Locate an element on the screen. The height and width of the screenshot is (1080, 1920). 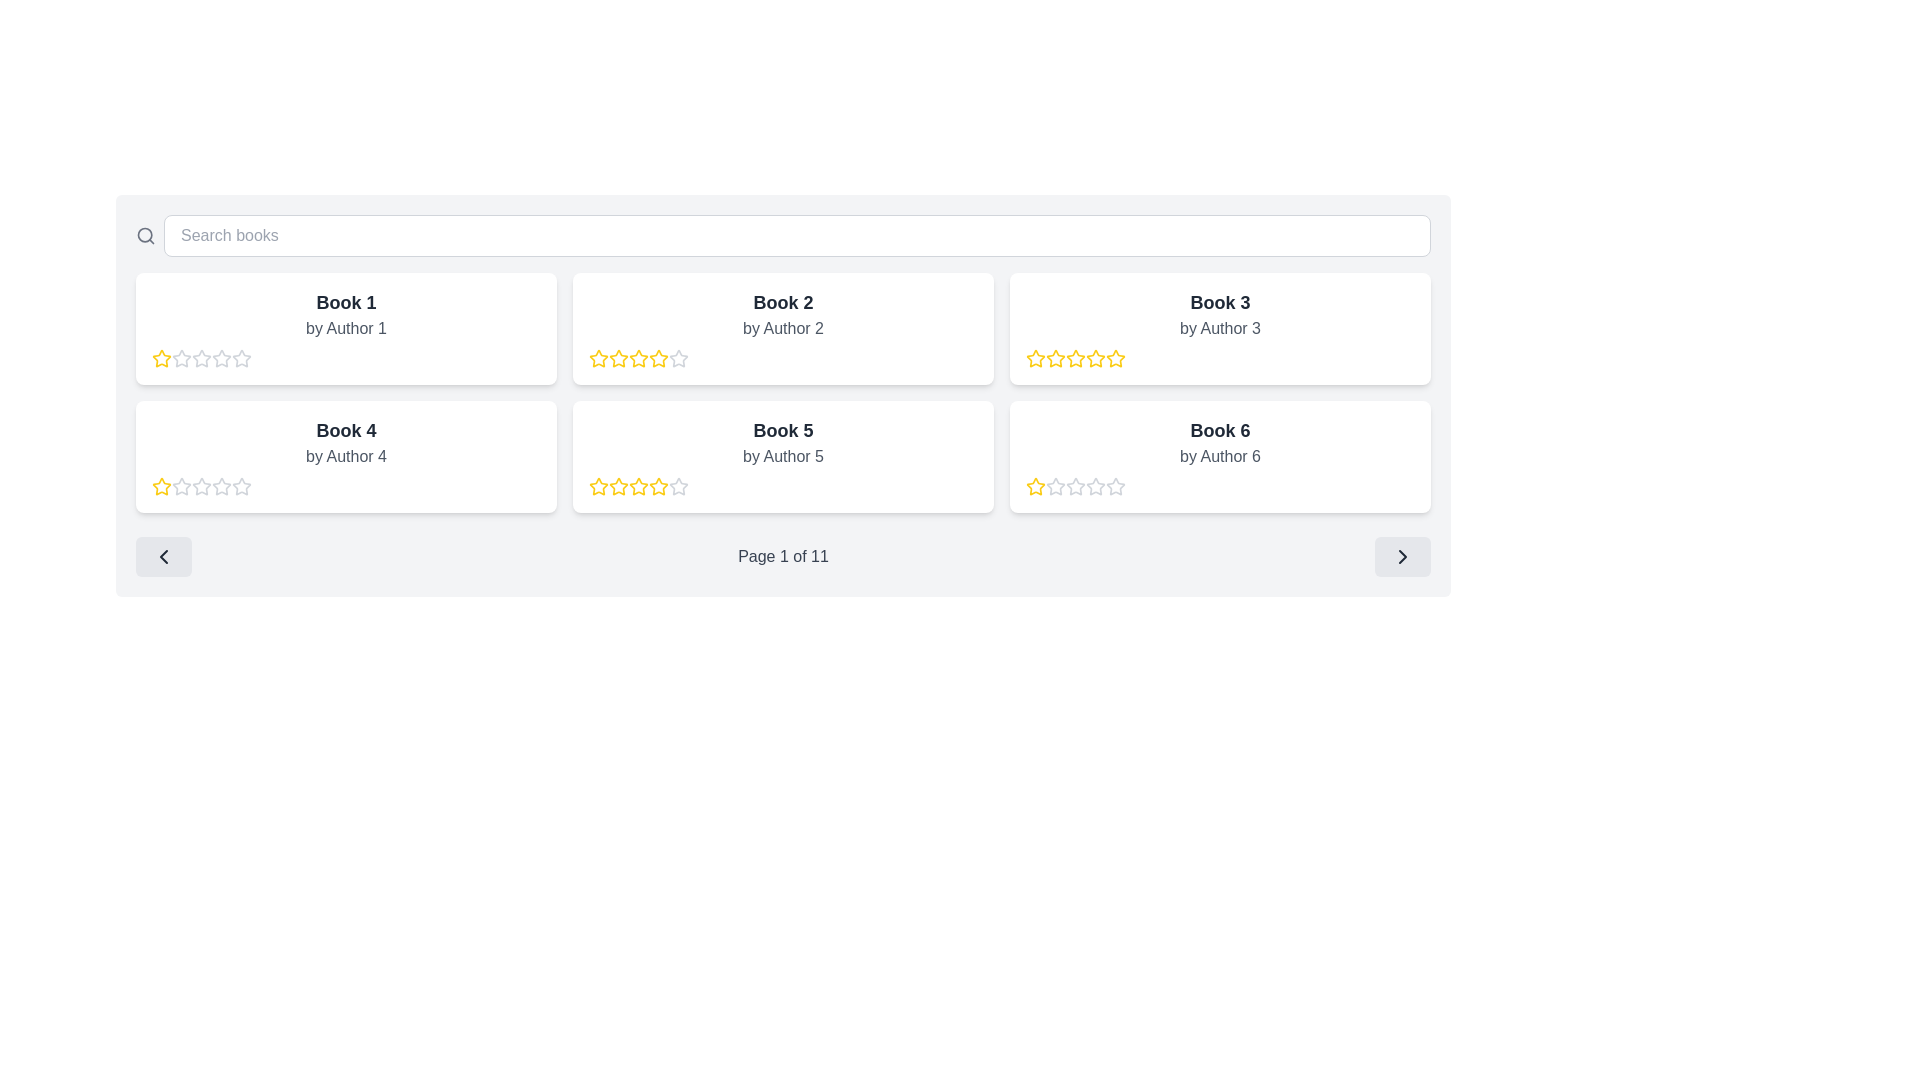
the right-facing chevron icon located at the far-right side of the interface within the footer navigation area is located at coordinates (1401, 556).